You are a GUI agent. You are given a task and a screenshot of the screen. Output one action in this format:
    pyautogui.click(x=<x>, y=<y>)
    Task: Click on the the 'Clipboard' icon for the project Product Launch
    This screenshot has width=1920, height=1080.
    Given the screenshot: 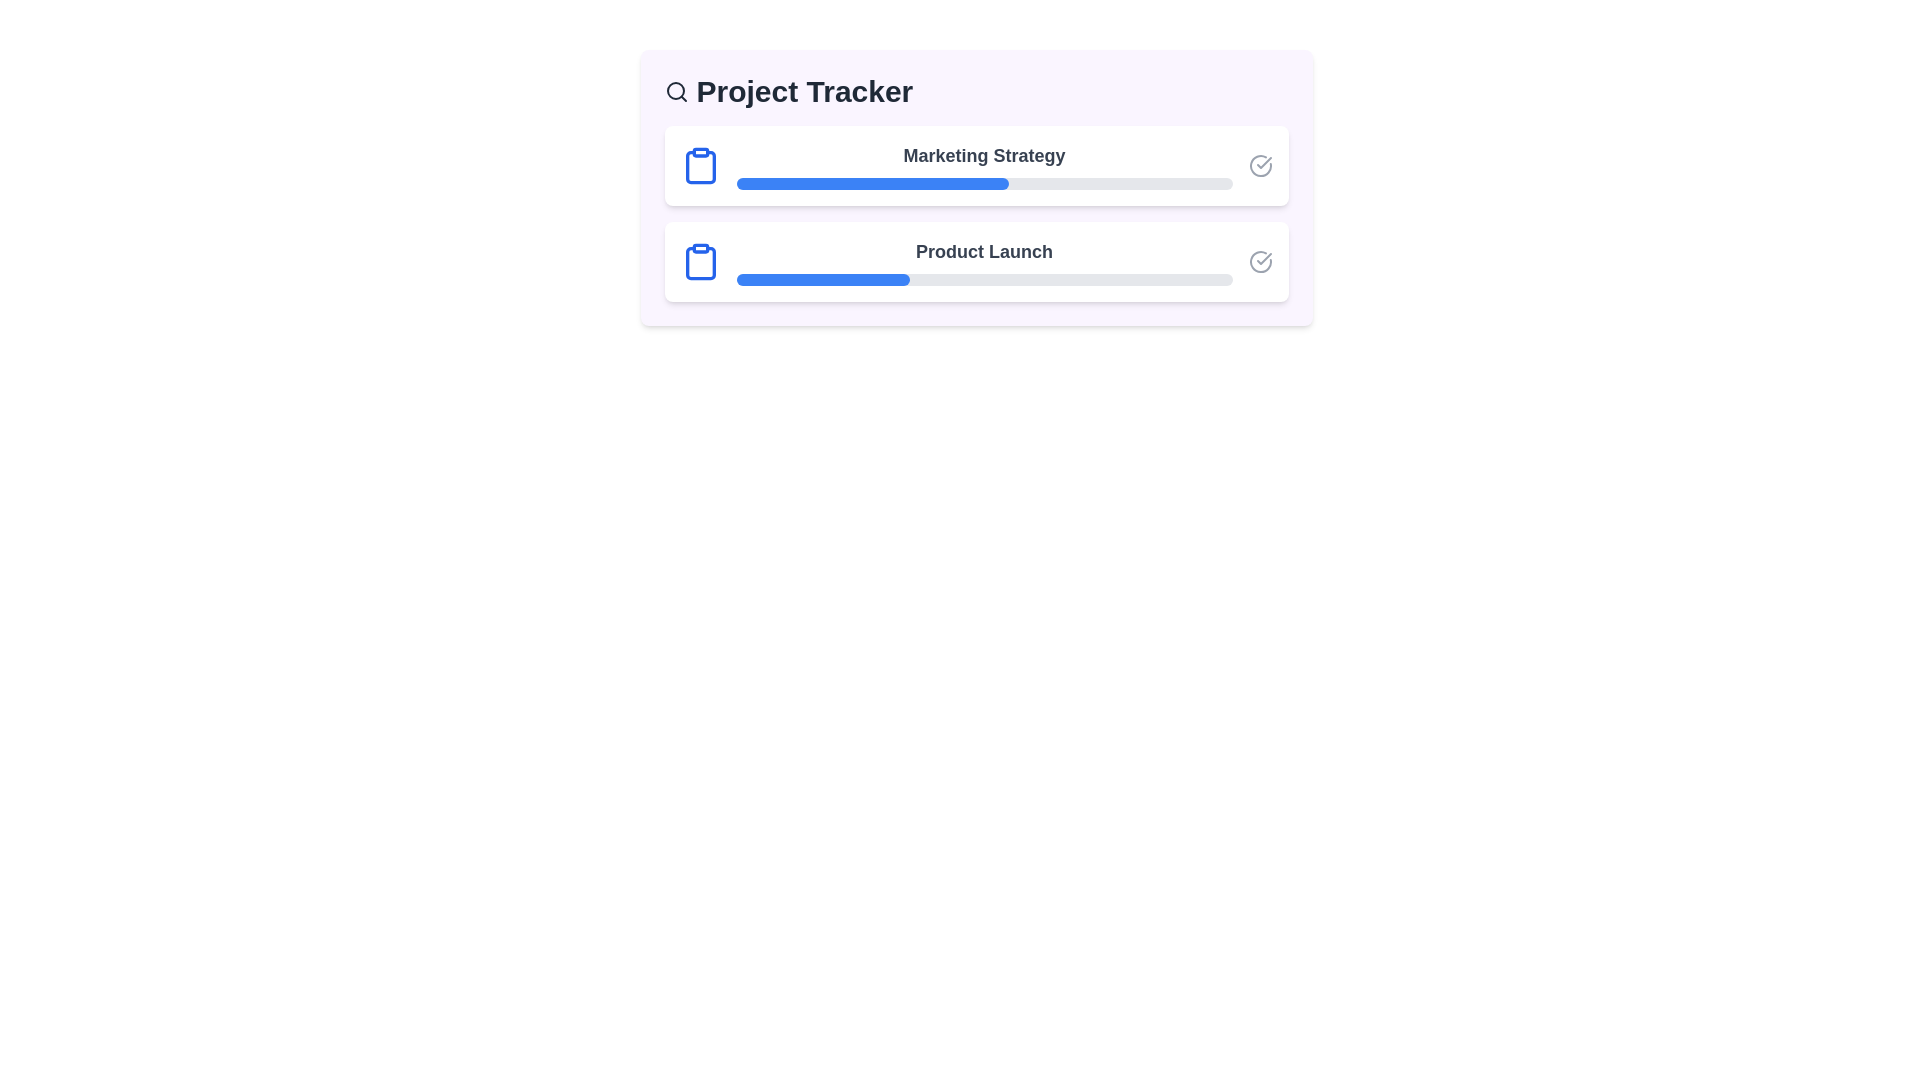 What is the action you would take?
    pyautogui.click(x=700, y=261)
    